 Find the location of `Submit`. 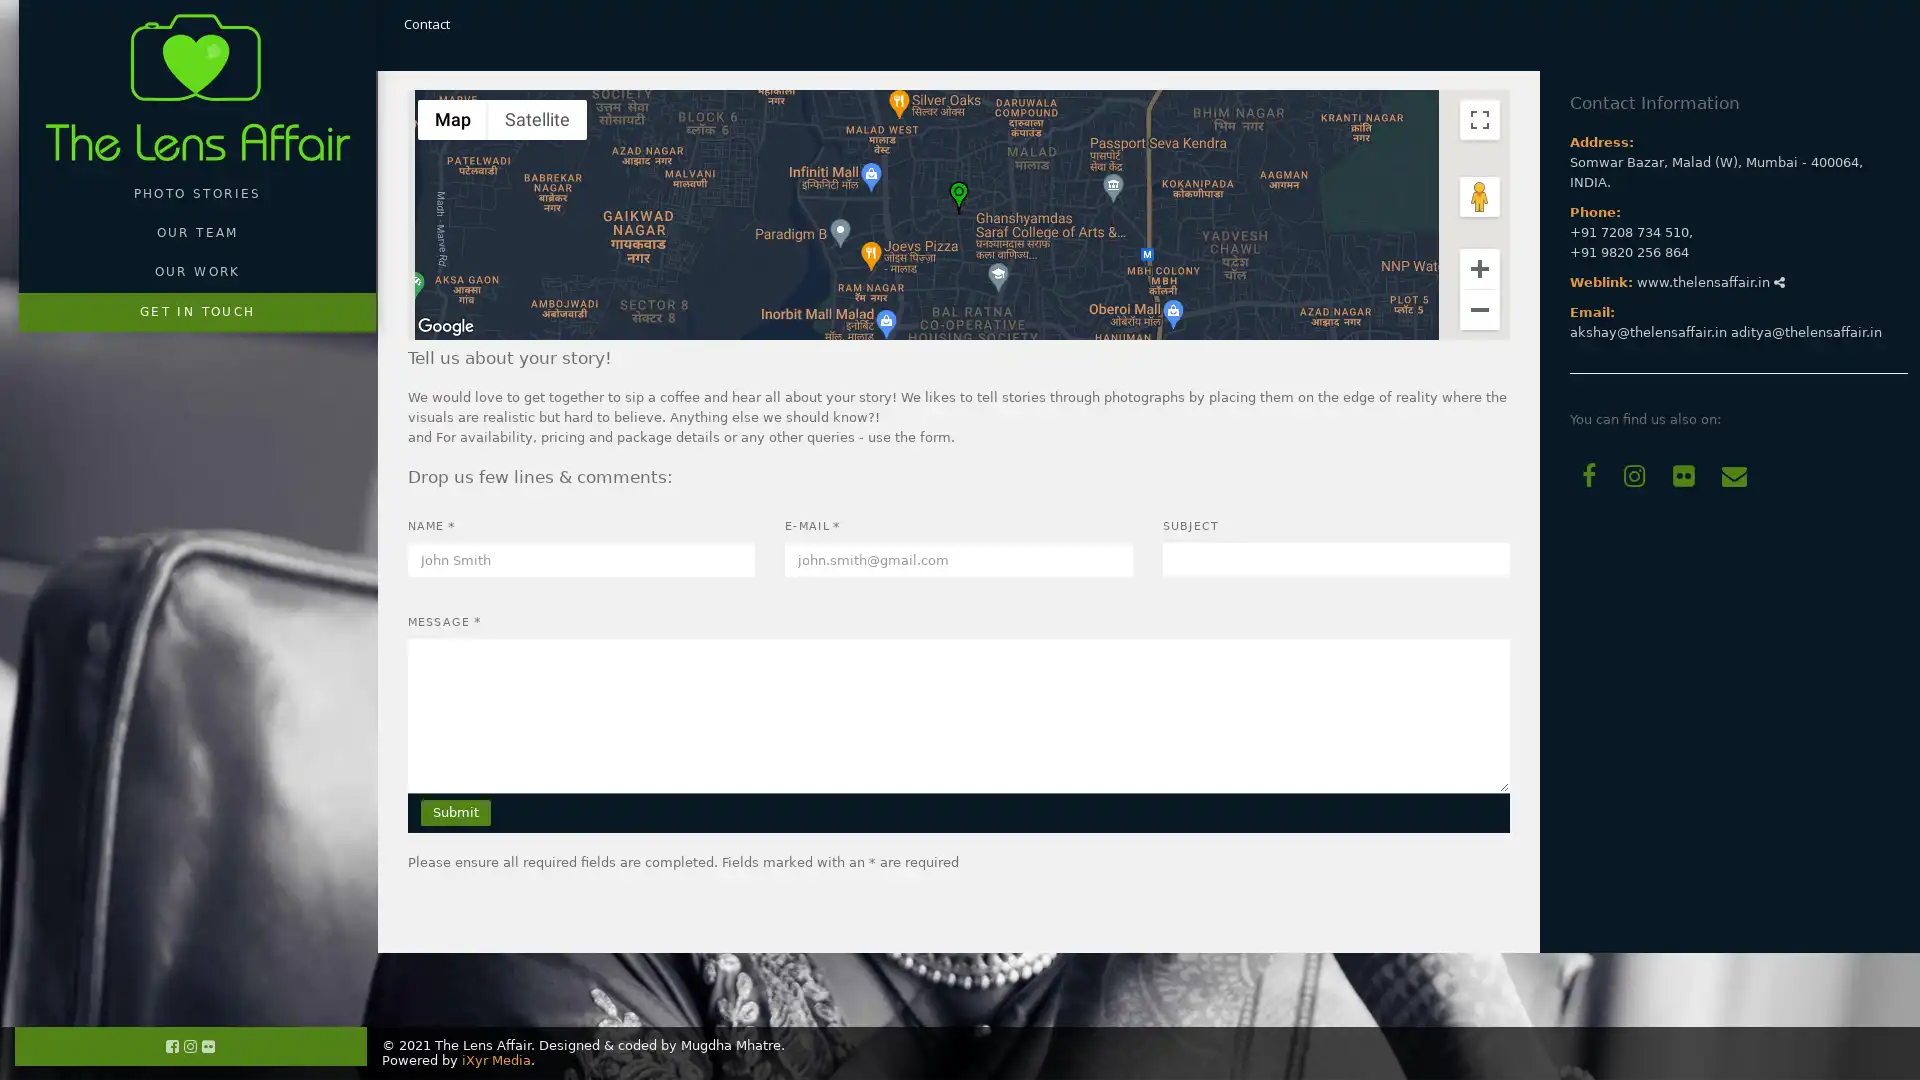

Submit is located at coordinates (454, 813).